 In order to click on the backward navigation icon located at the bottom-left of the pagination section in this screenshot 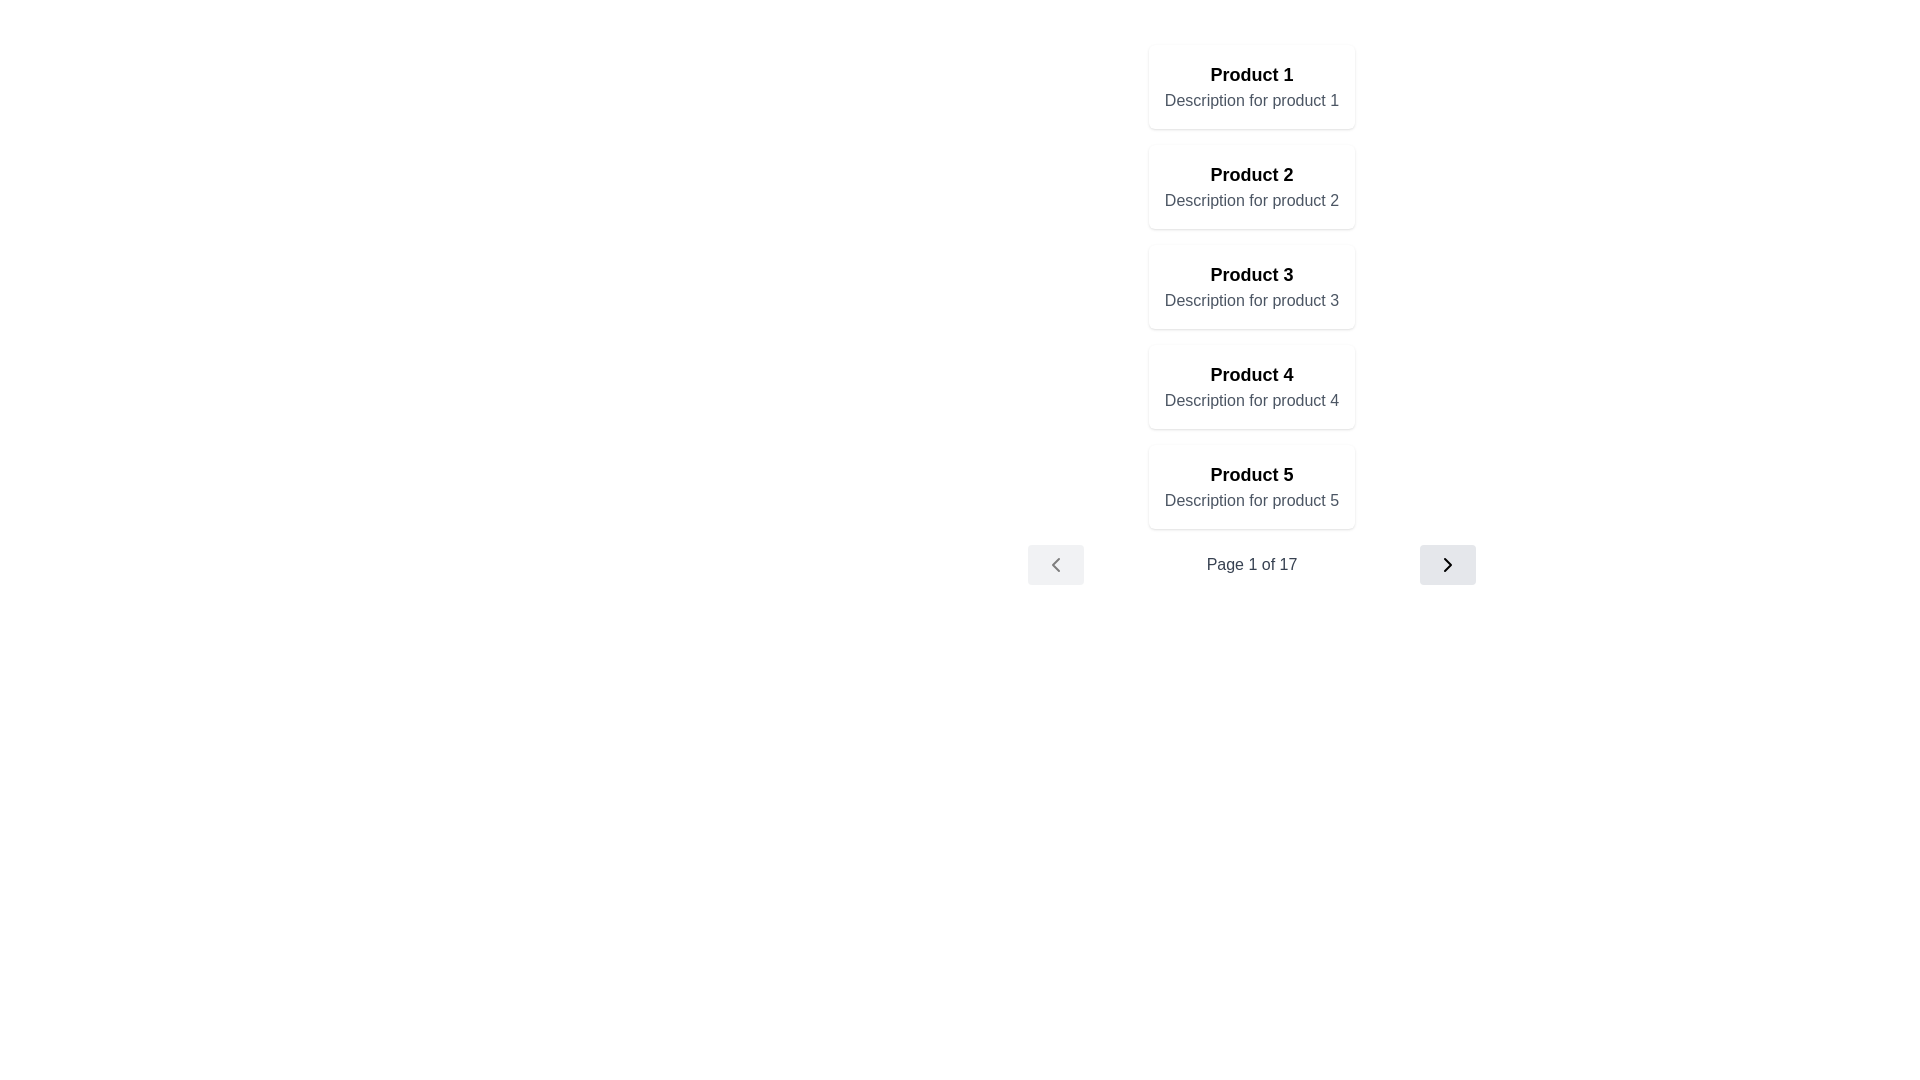, I will do `click(1055, 564)`.